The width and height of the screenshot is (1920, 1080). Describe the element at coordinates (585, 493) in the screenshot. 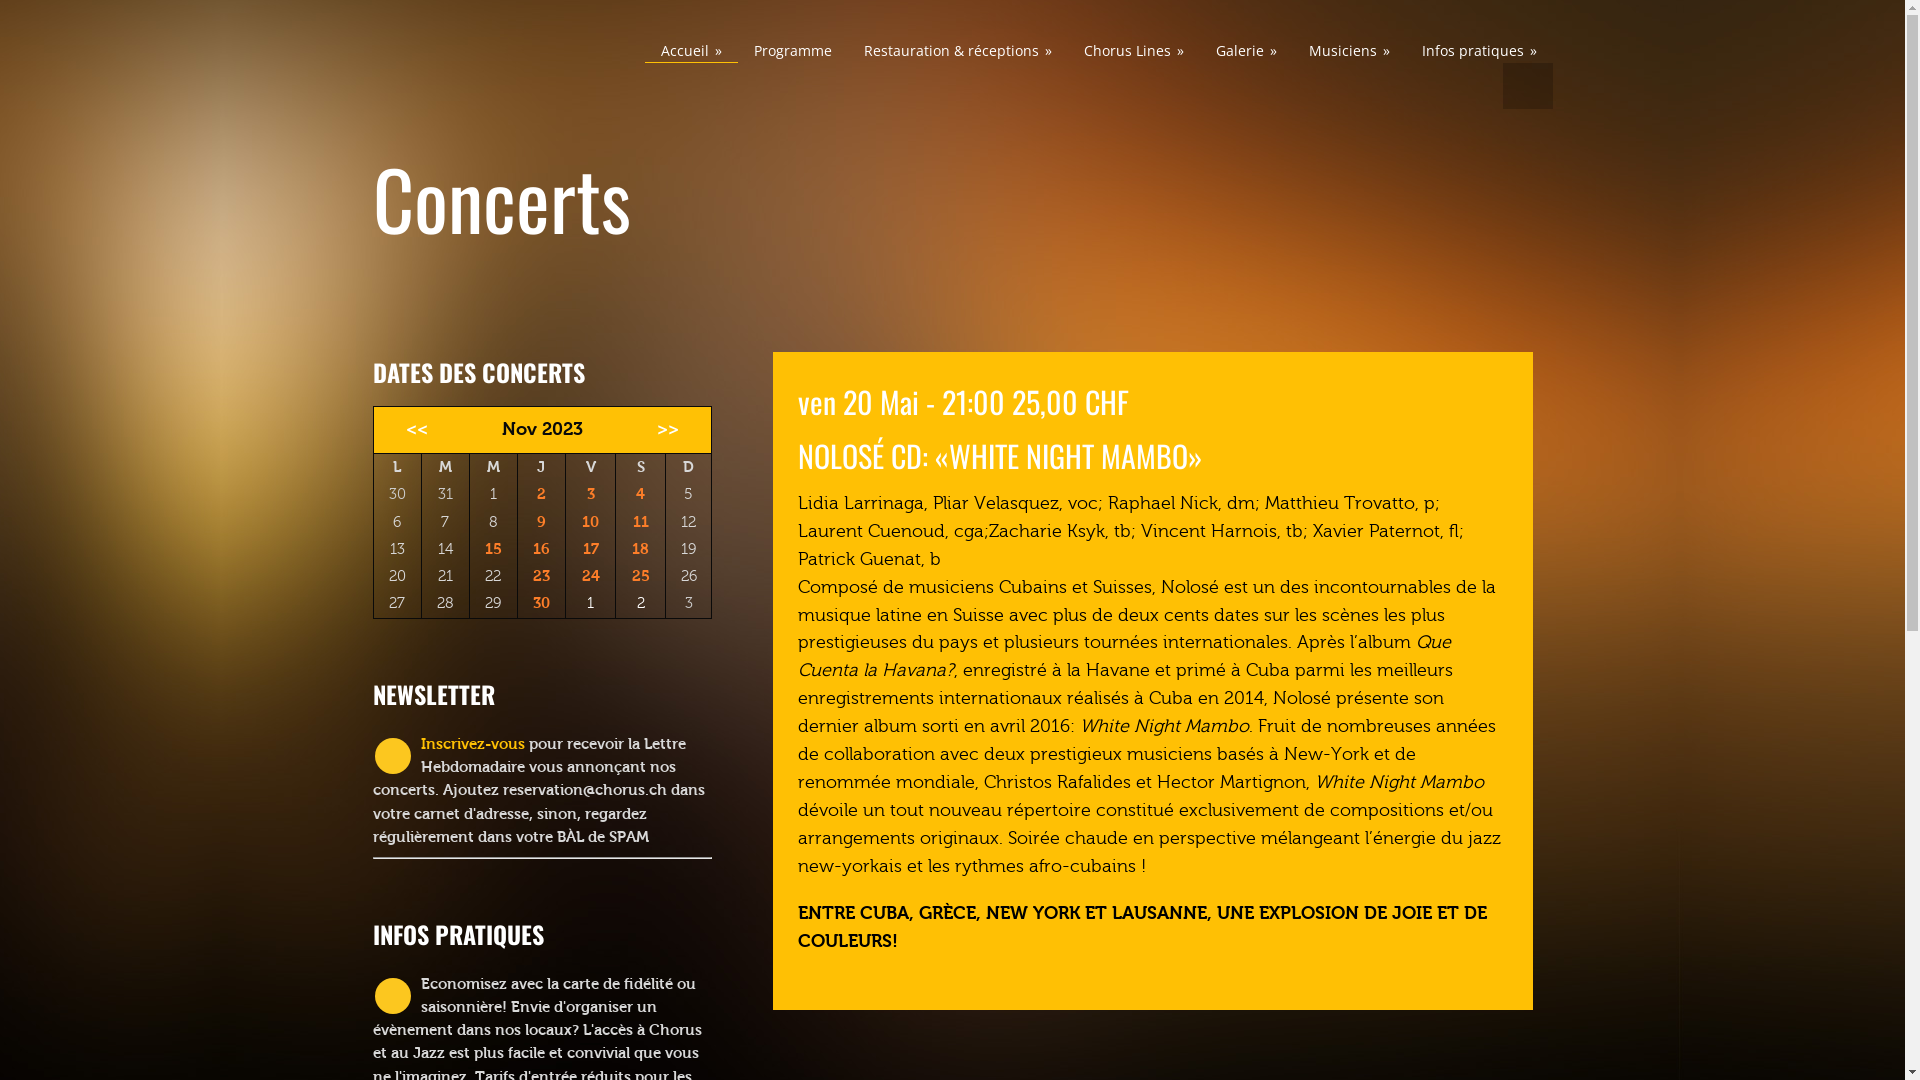

I see `'3'` at that location.